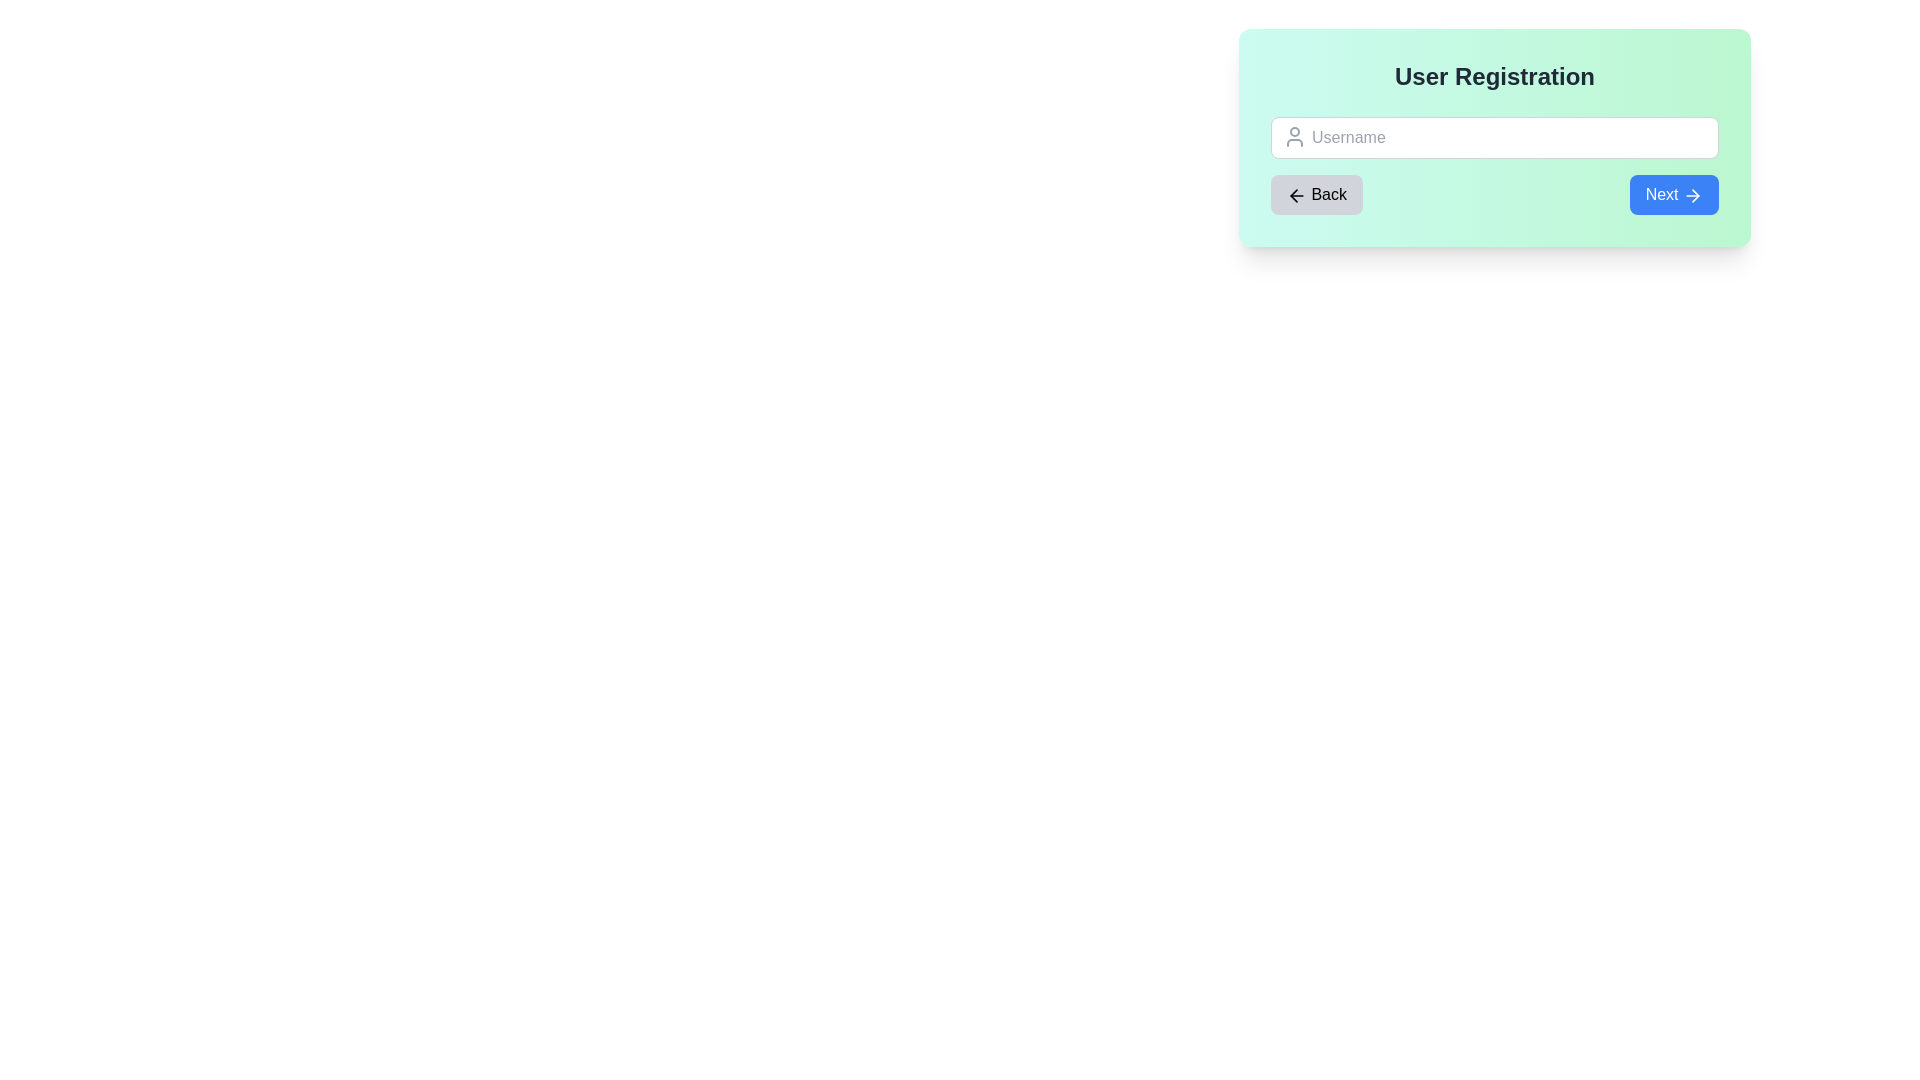  What do you see at coordinates (1296, 195) in the screenshot?
I see `the 'Back' button icon` at bounding box center [1296, 195].